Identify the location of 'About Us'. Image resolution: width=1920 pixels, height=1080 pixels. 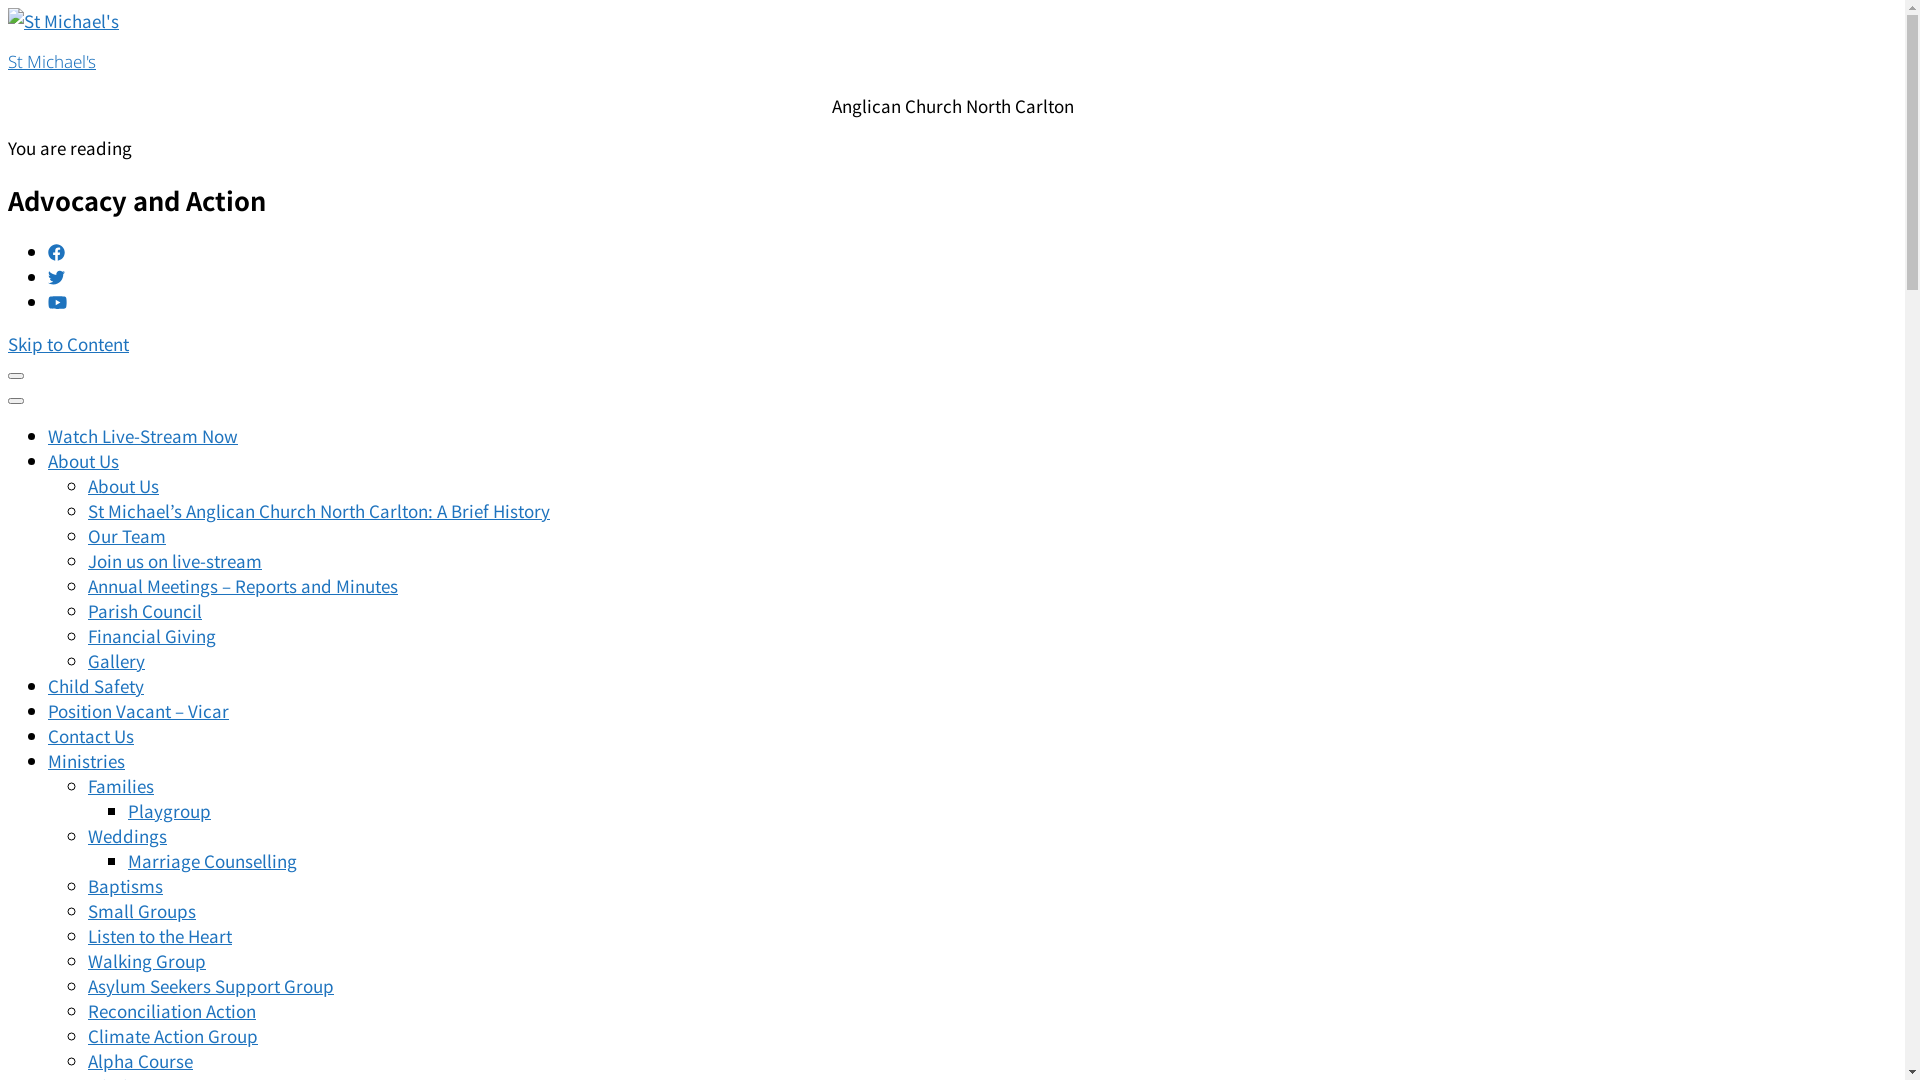
(82, 460).